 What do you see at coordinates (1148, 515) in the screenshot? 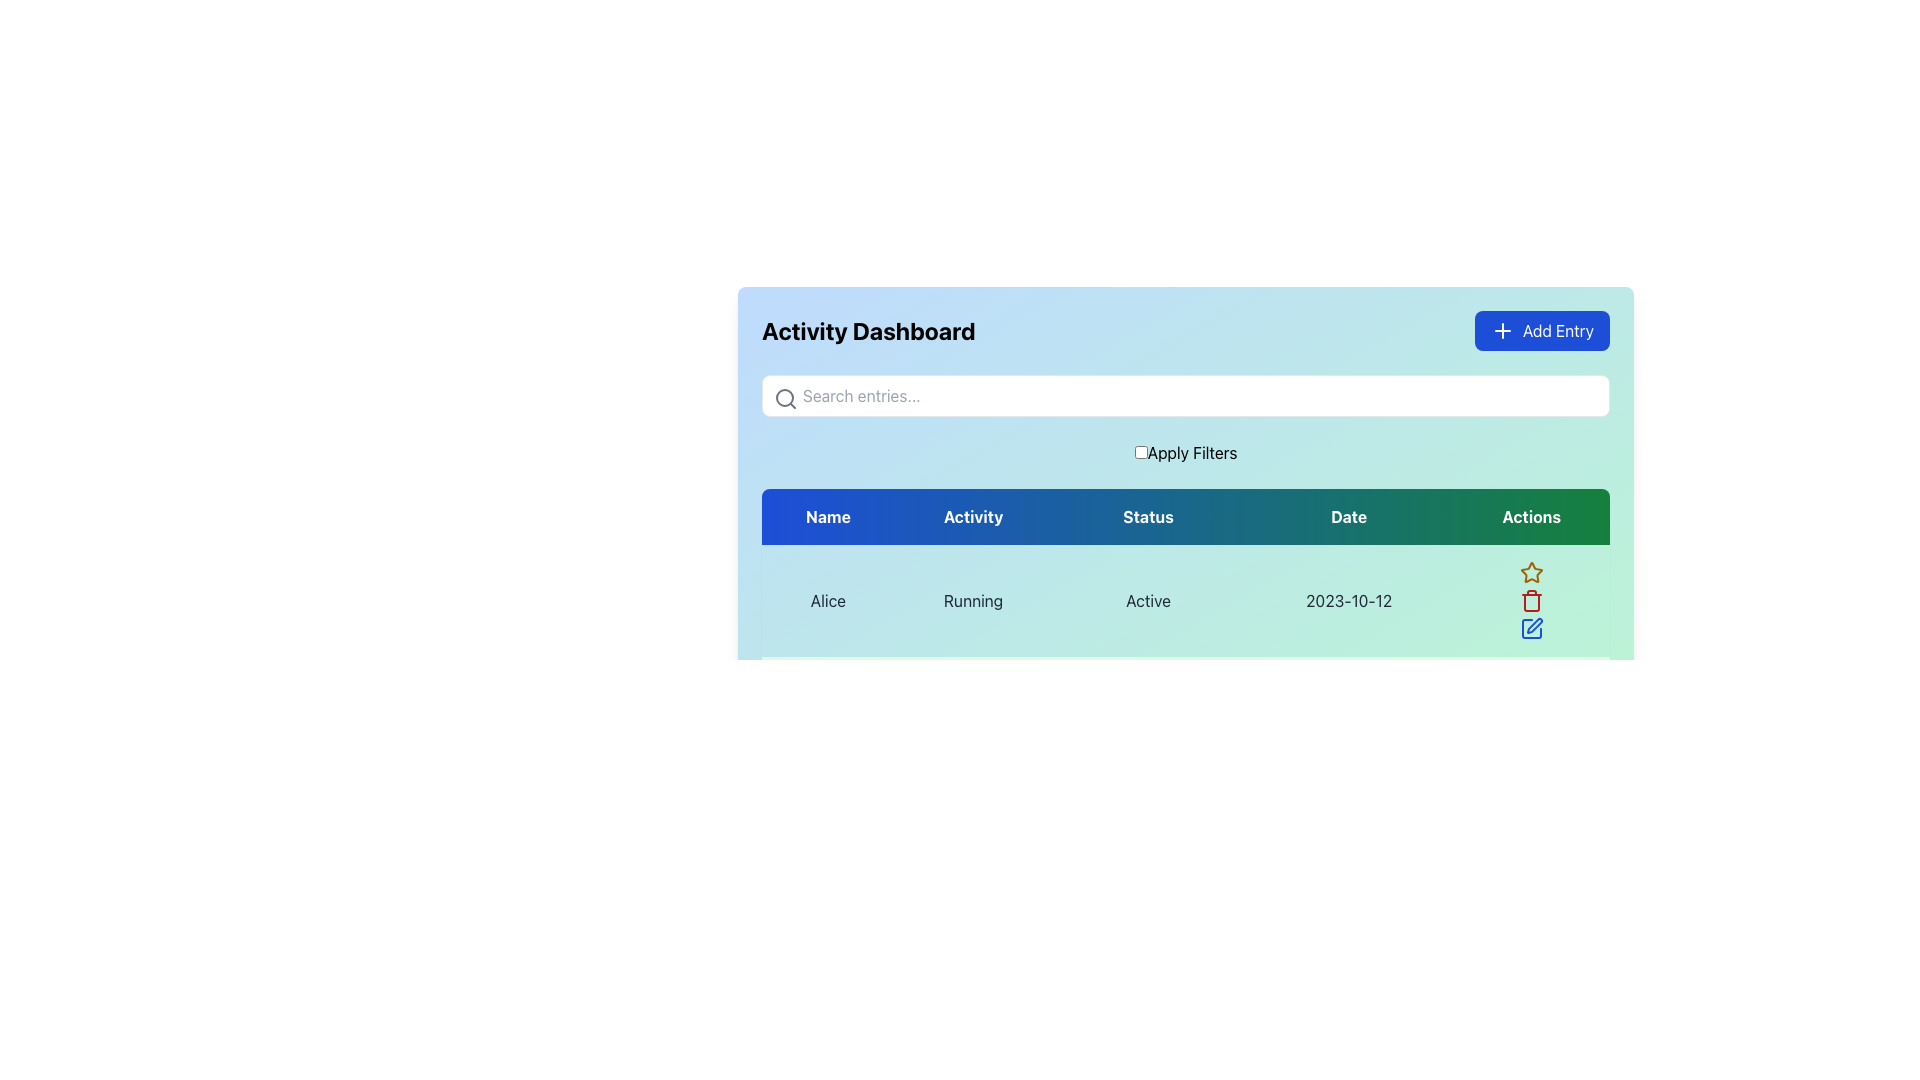
I see `the third column header in the table that indicates the statuses related to the listed items, positioned between 'Activity' and 'Date'` at bounding box center [1148, 515].